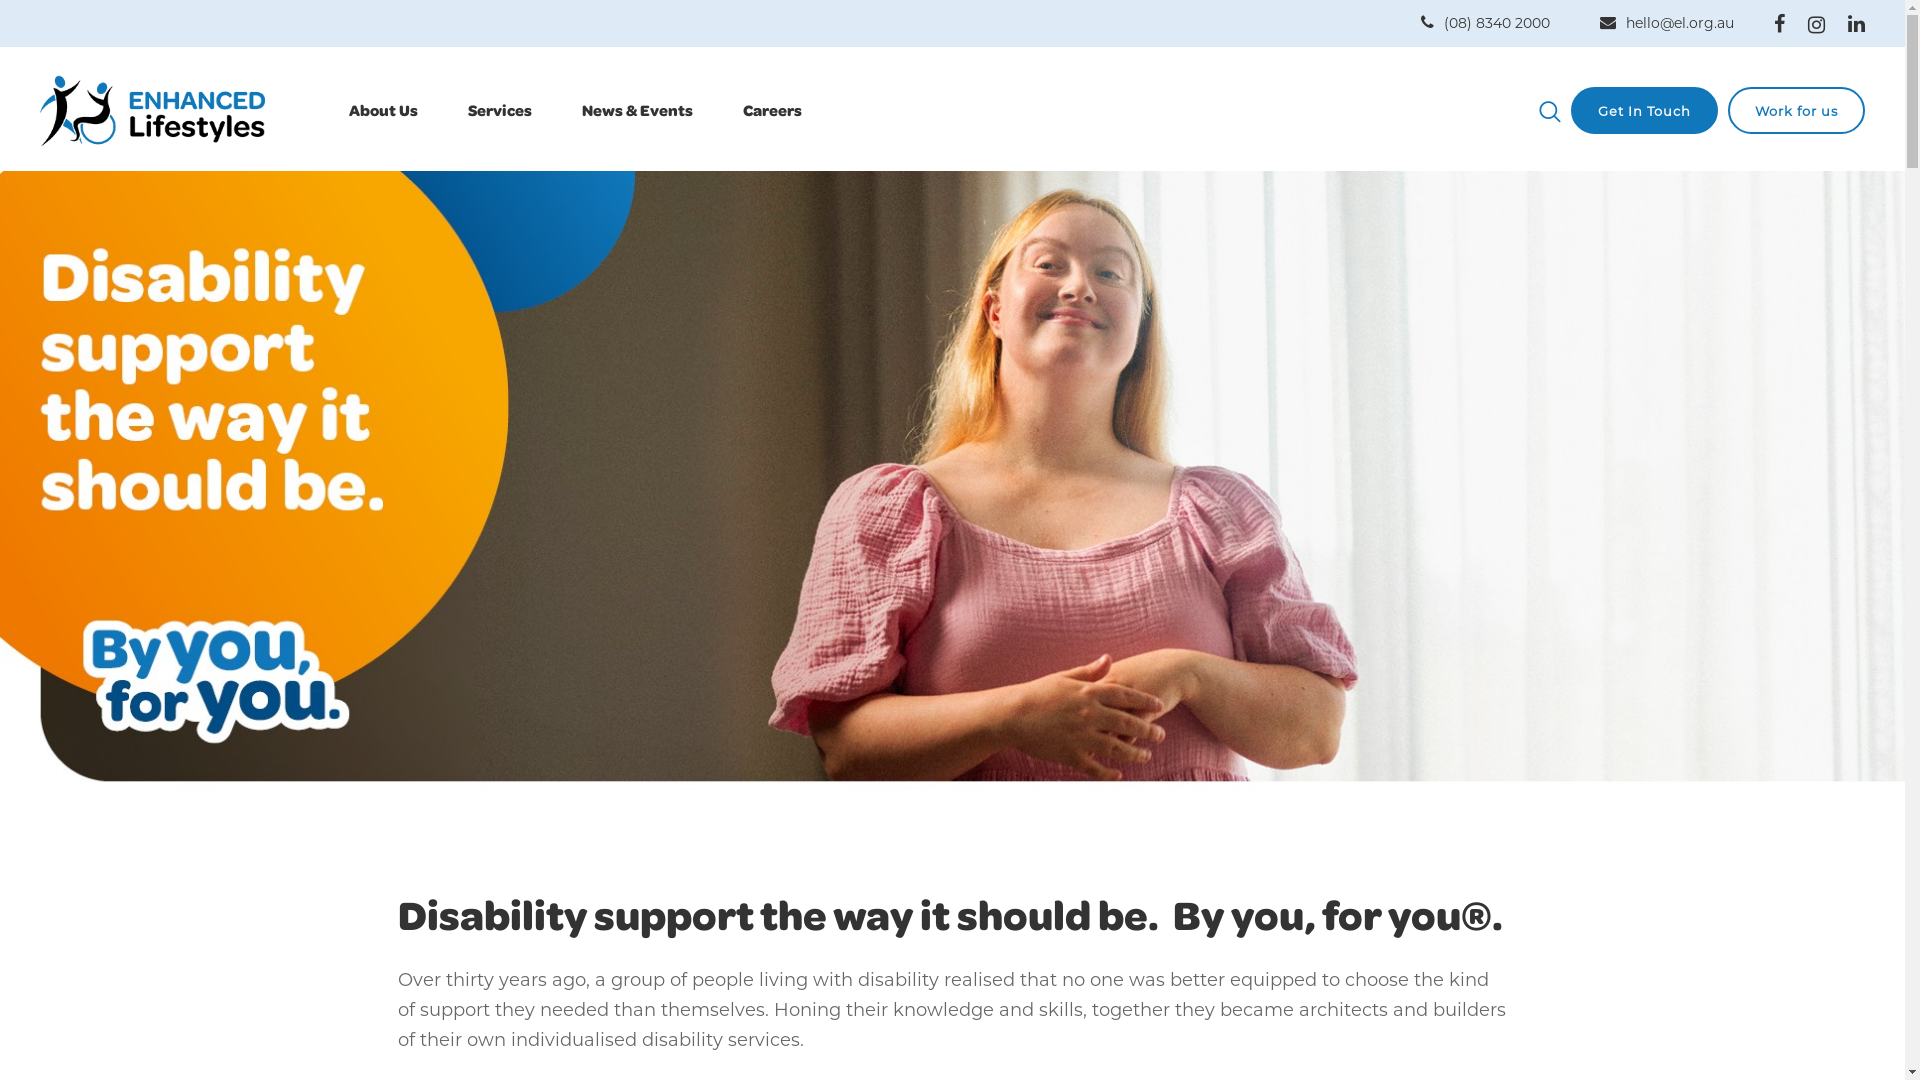 The image size is (1920, 1080). I want to click on 'Careers', so click(742, 110).